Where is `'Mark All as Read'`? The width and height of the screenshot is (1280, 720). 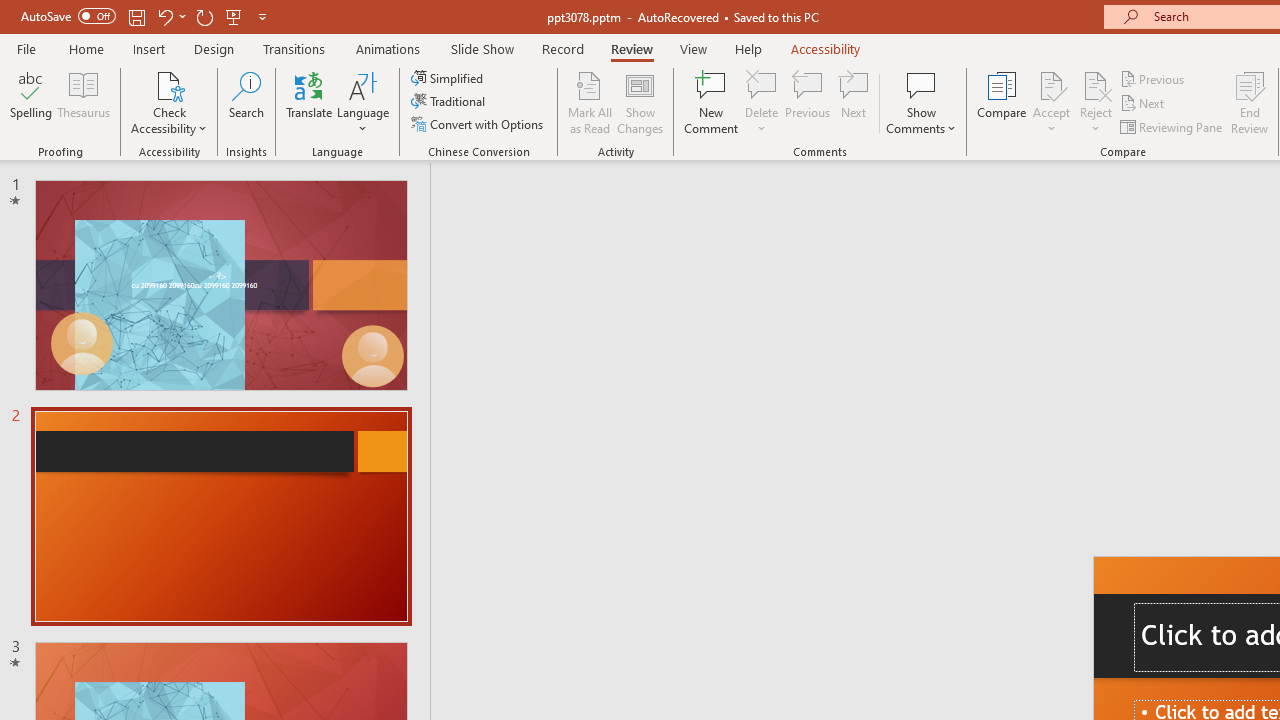
'Mark All as Read' is located at coordinates (589, 103).